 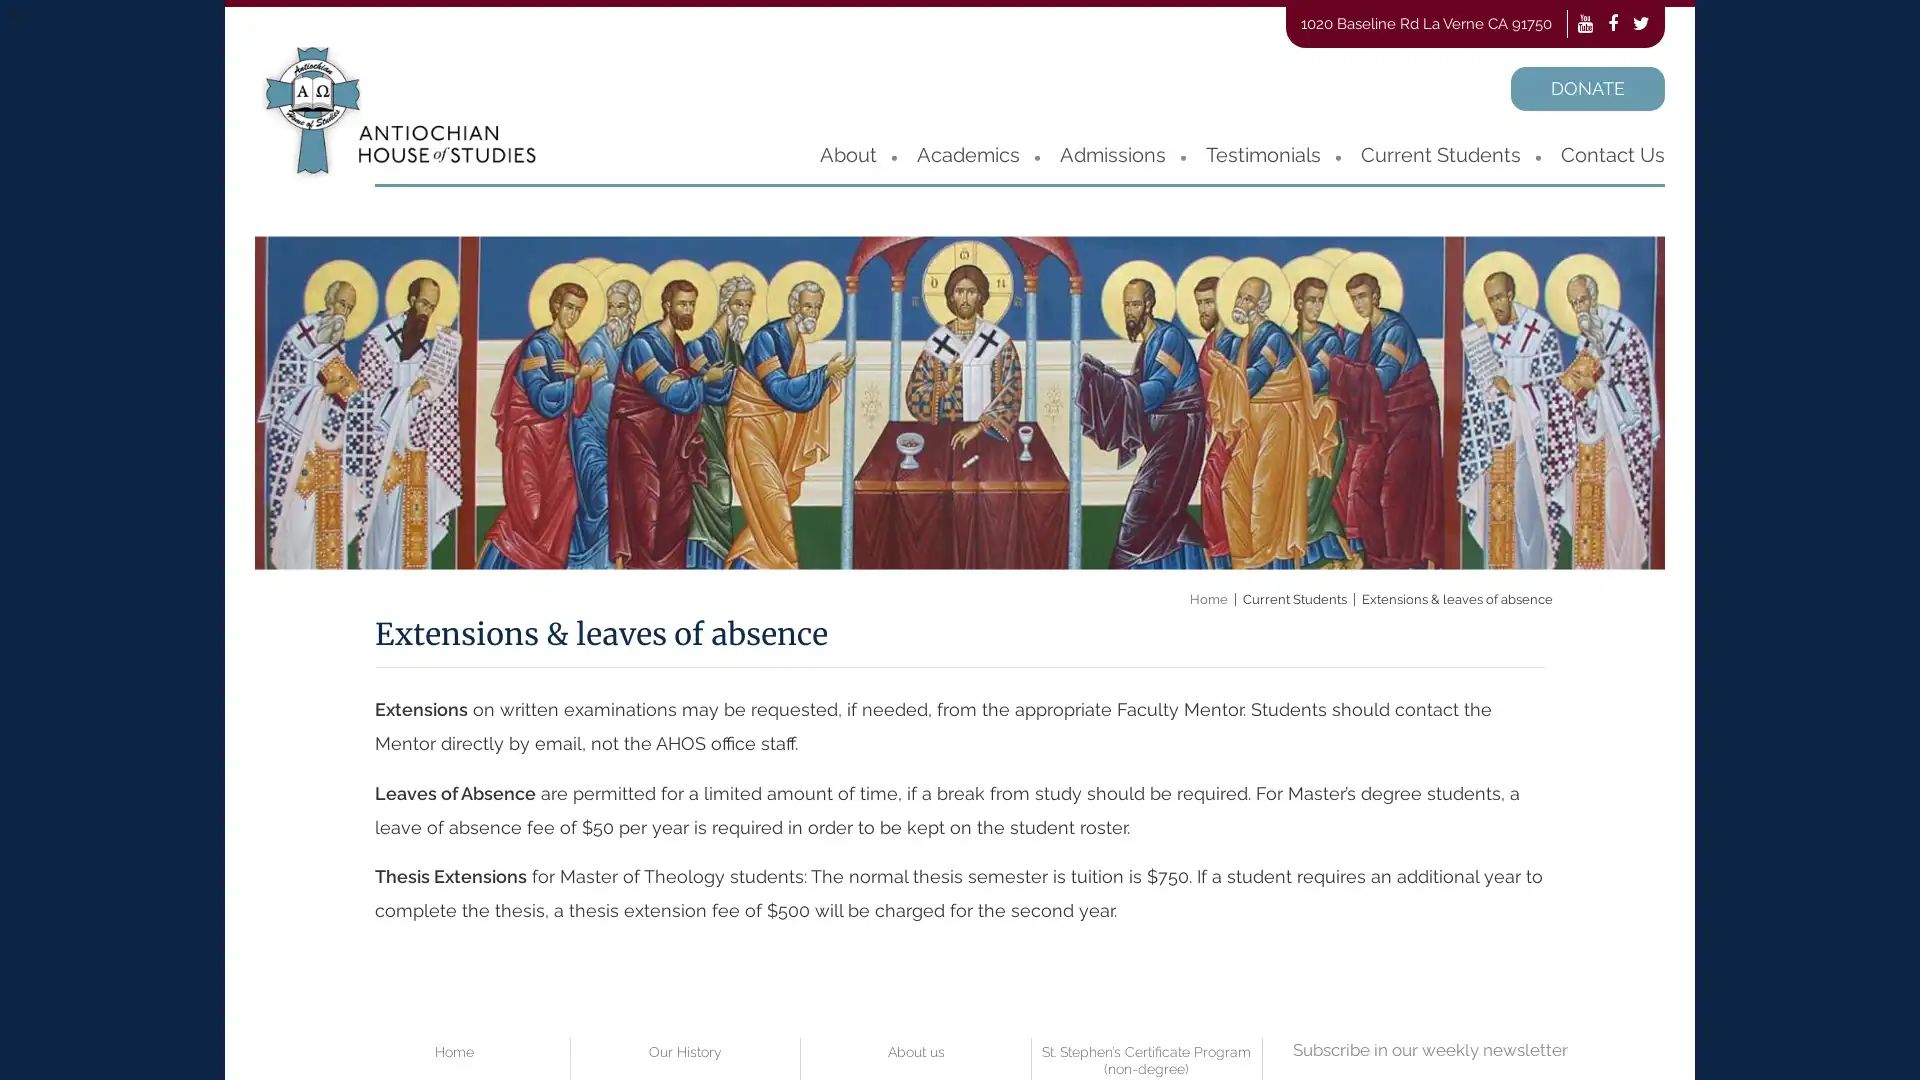 I want to click on DONATE, so click(x=1587, y=87).